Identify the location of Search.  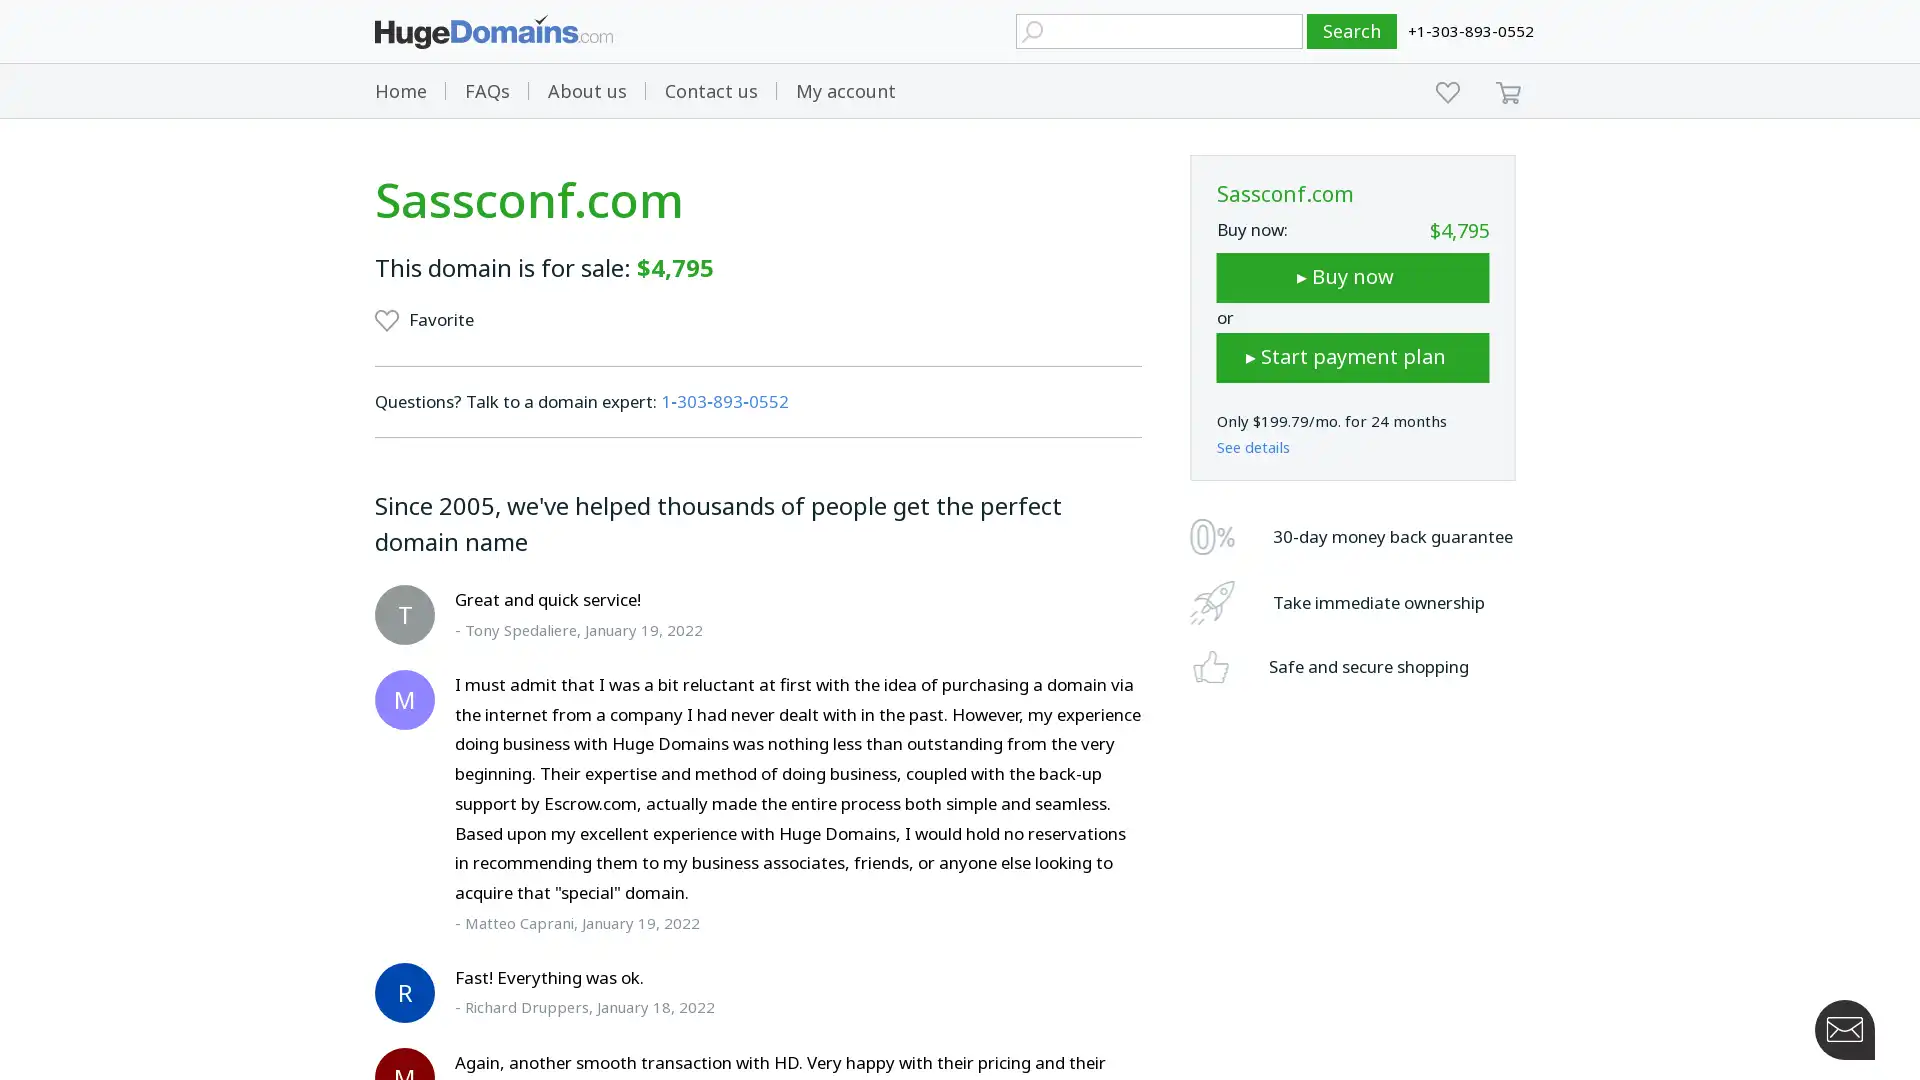
(1352, 31).